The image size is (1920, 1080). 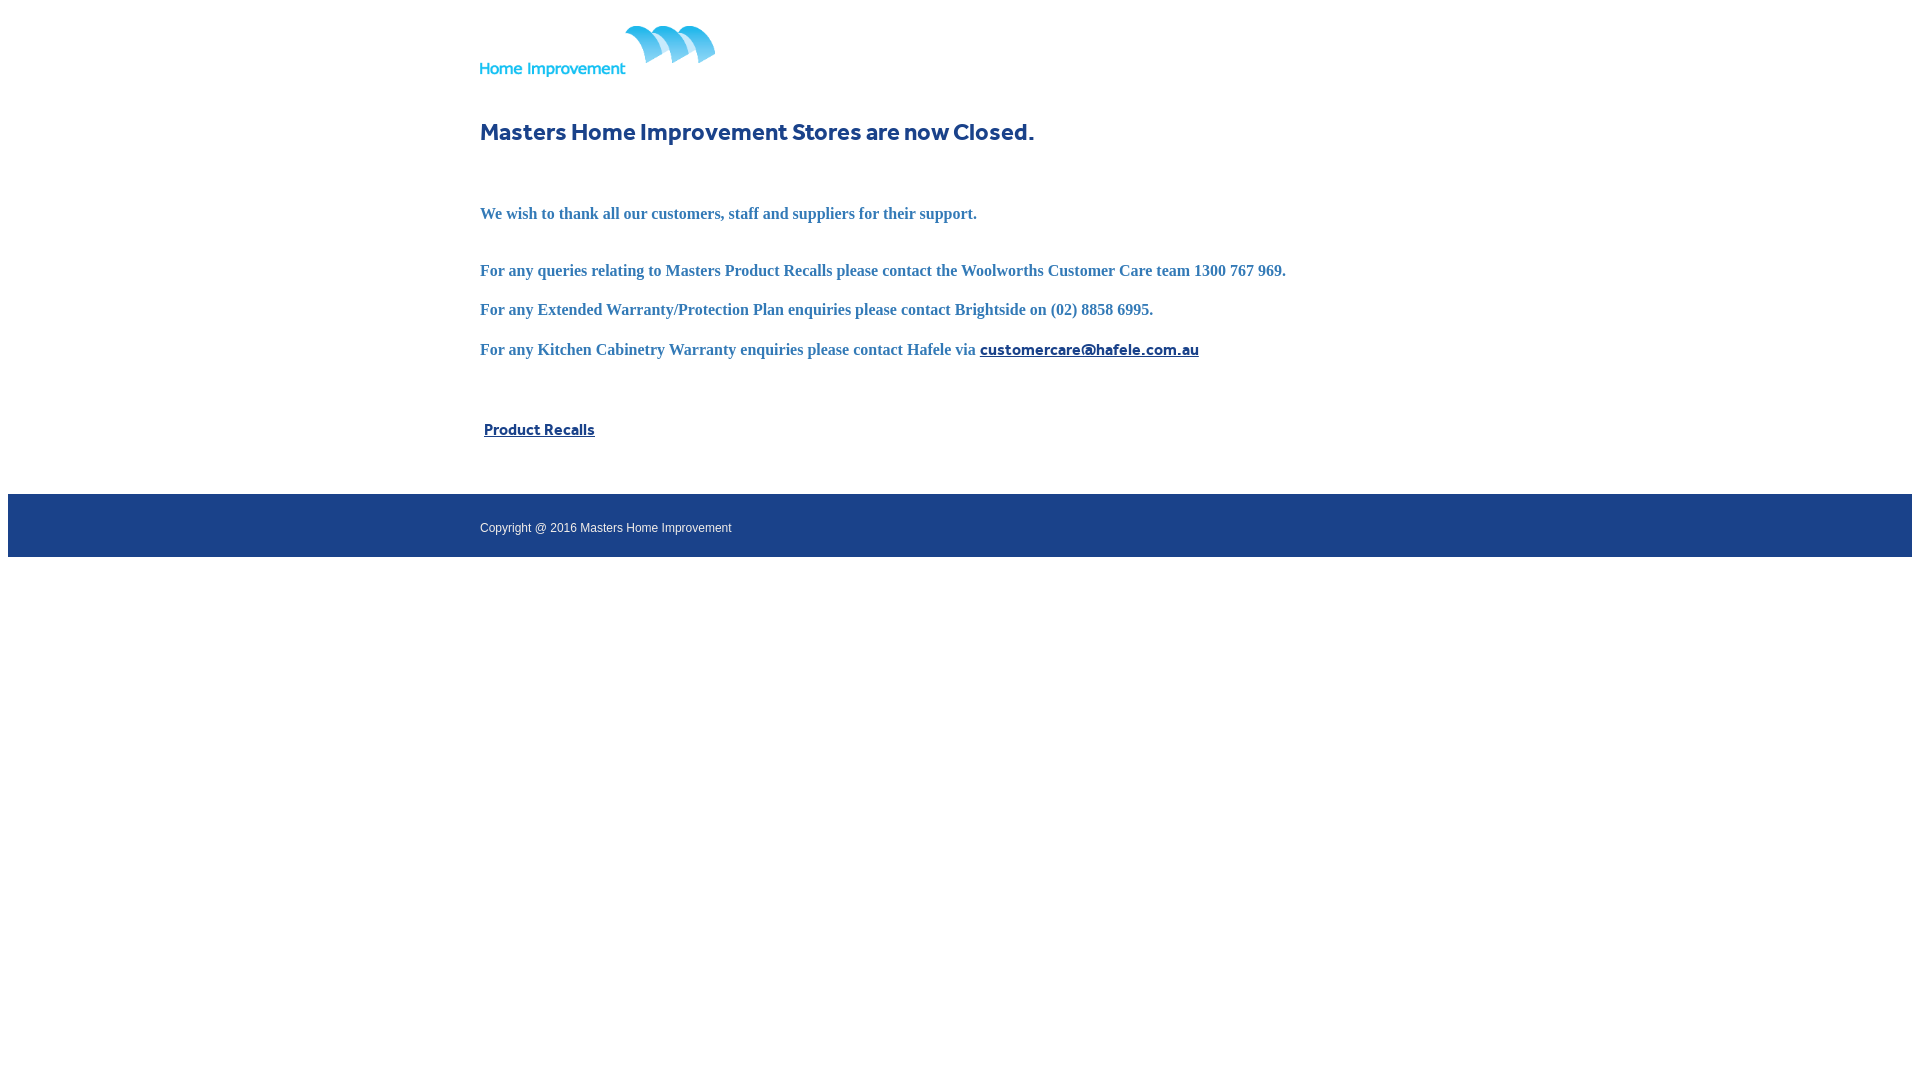 What do you see at coordinates (1088, 348) in the screenshot?
I see `'customercare@hafele.com.au'` at bounding box center [1088, 348].